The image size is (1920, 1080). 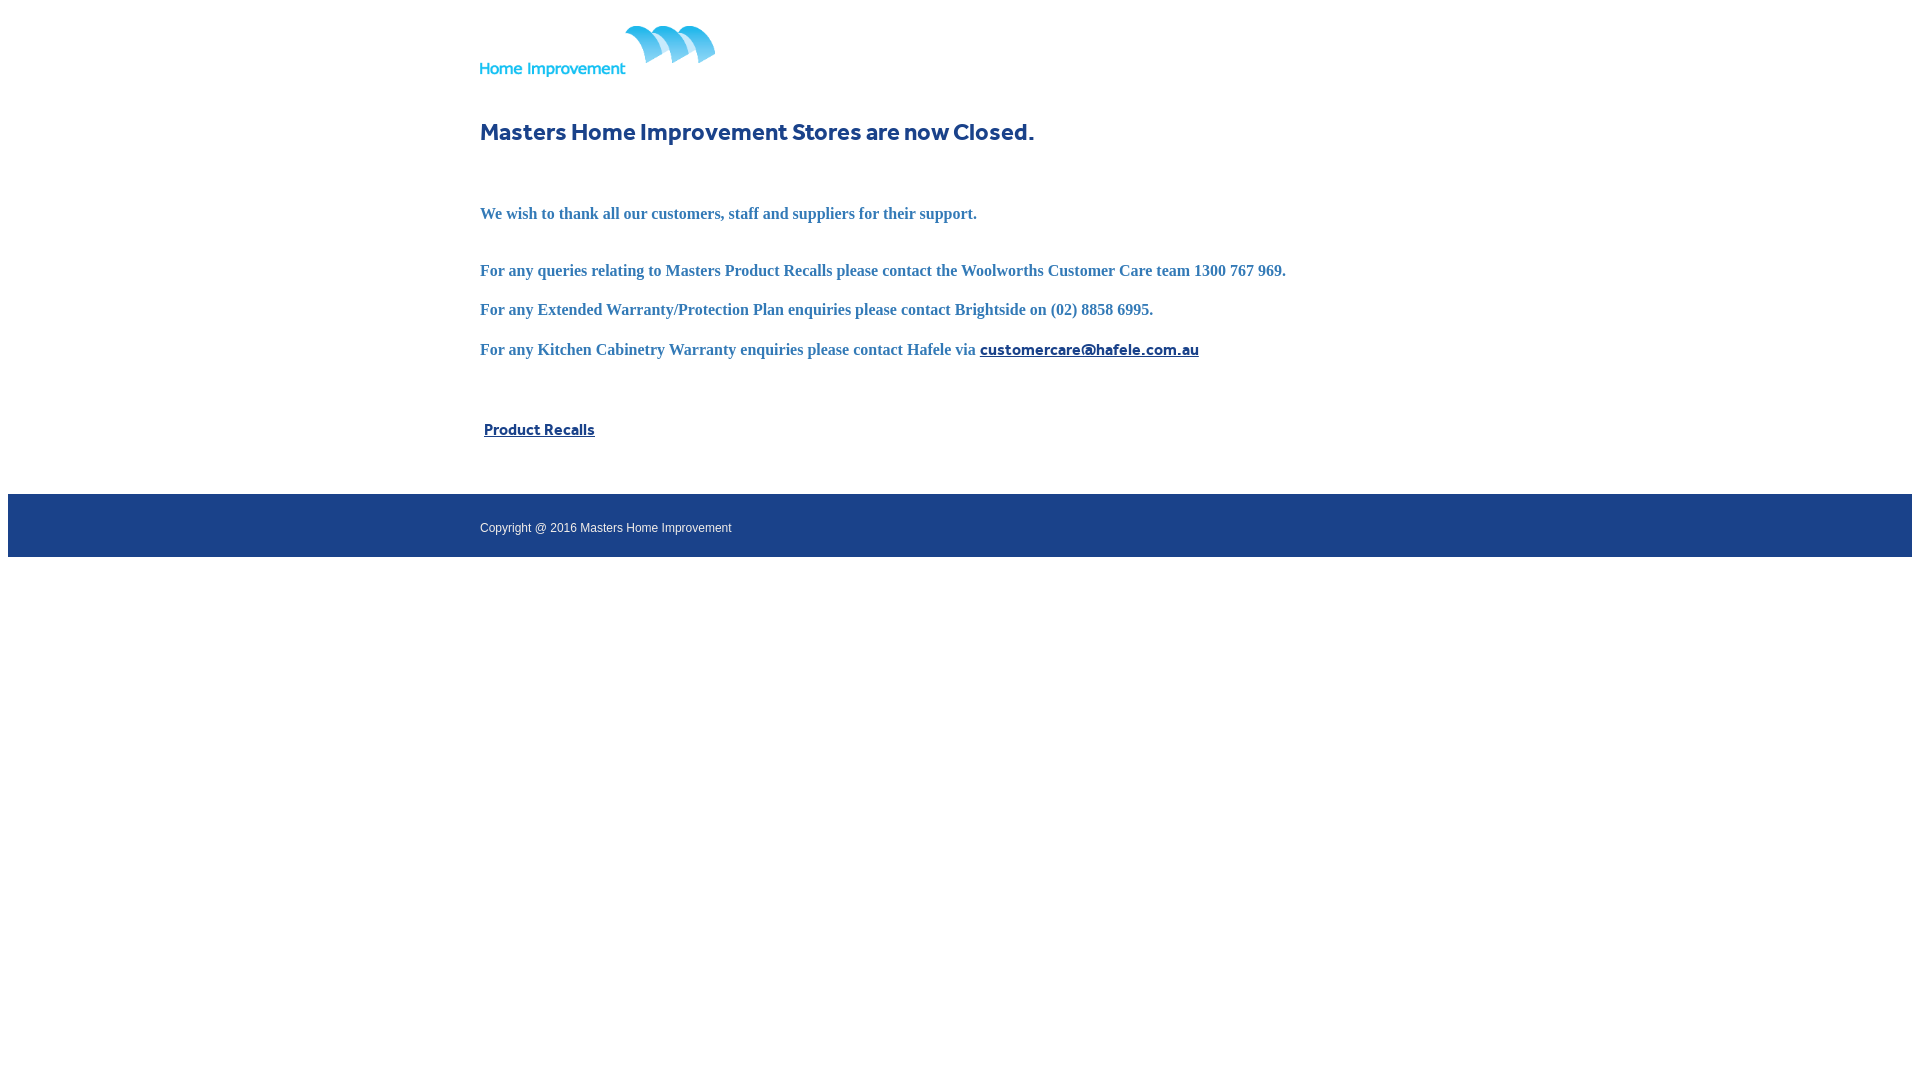 What do you see at coordinates (1088, 348) in the screenshot?
I see `'customercare@hafele.com.au'` at bounding box center [1088, 348].